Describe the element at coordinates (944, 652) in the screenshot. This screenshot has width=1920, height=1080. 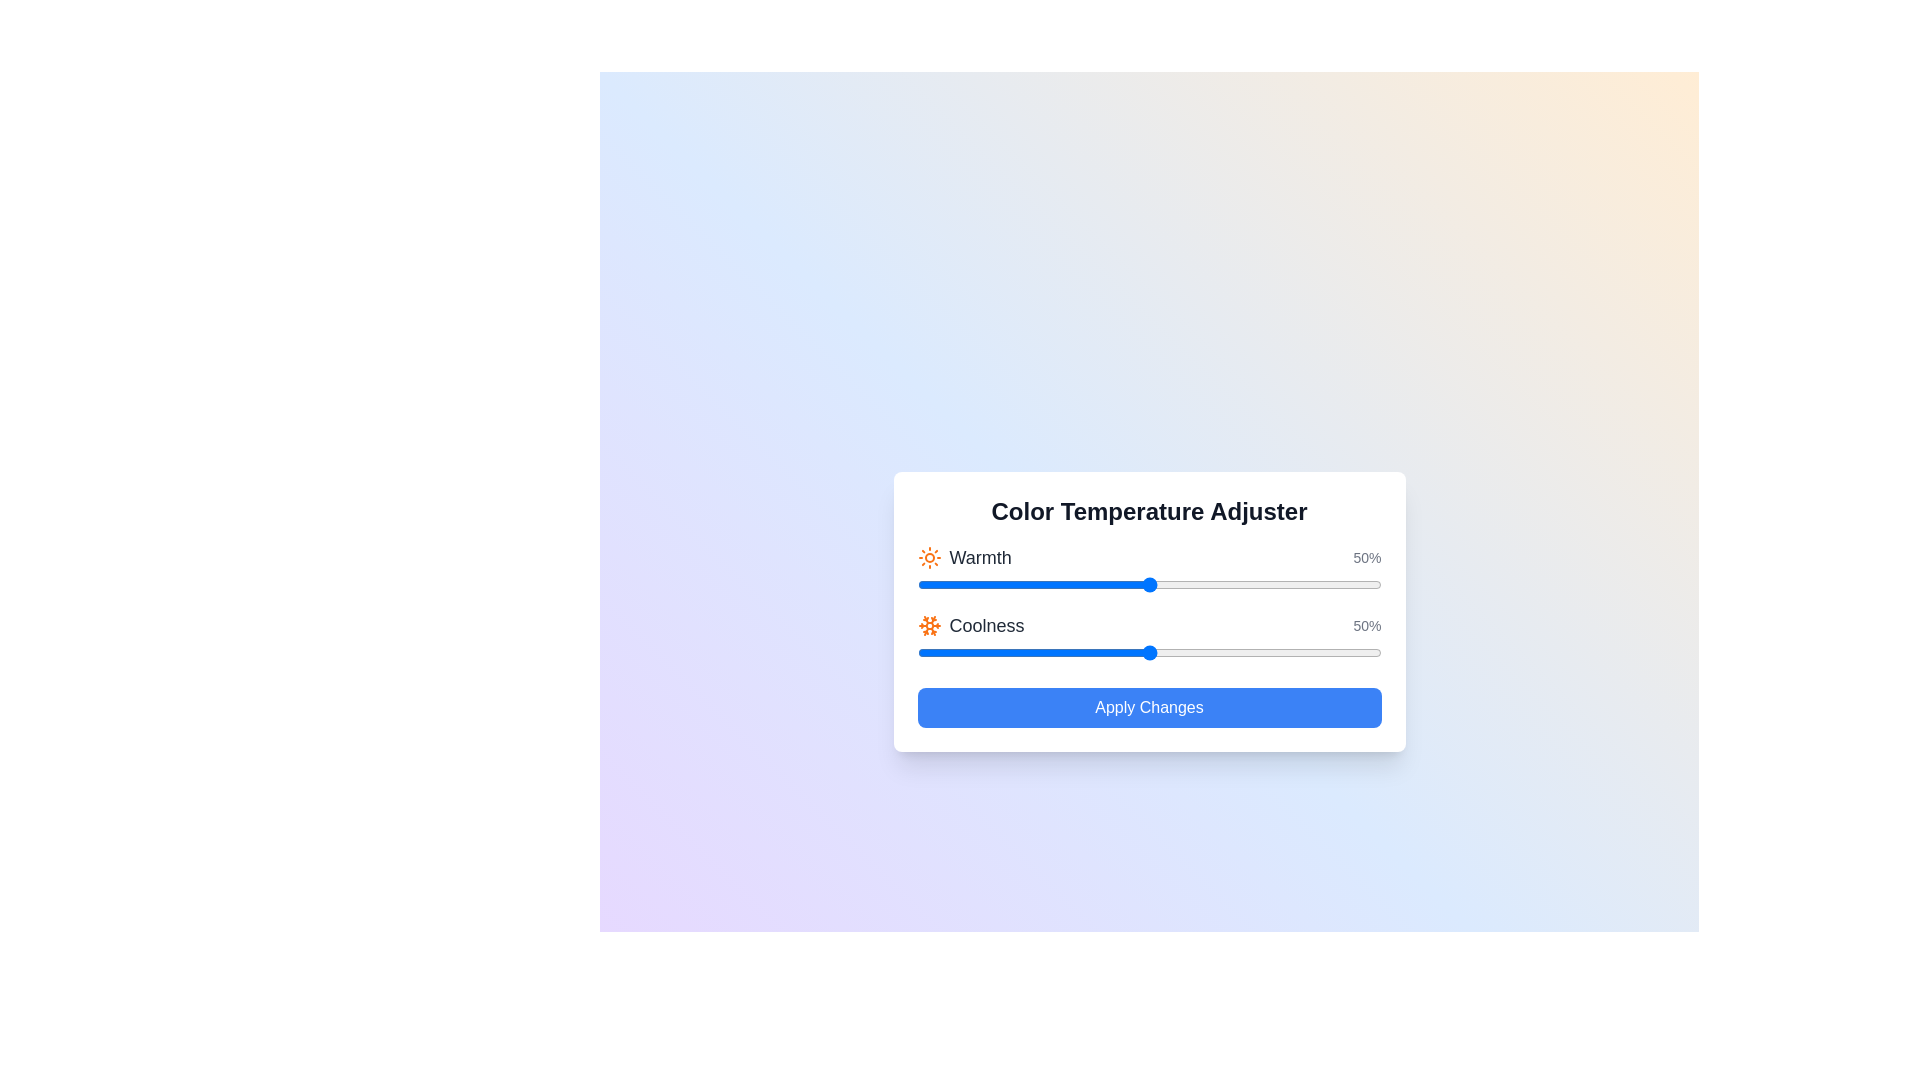
I see `the 'Coolness' slider to 6%` at that location.